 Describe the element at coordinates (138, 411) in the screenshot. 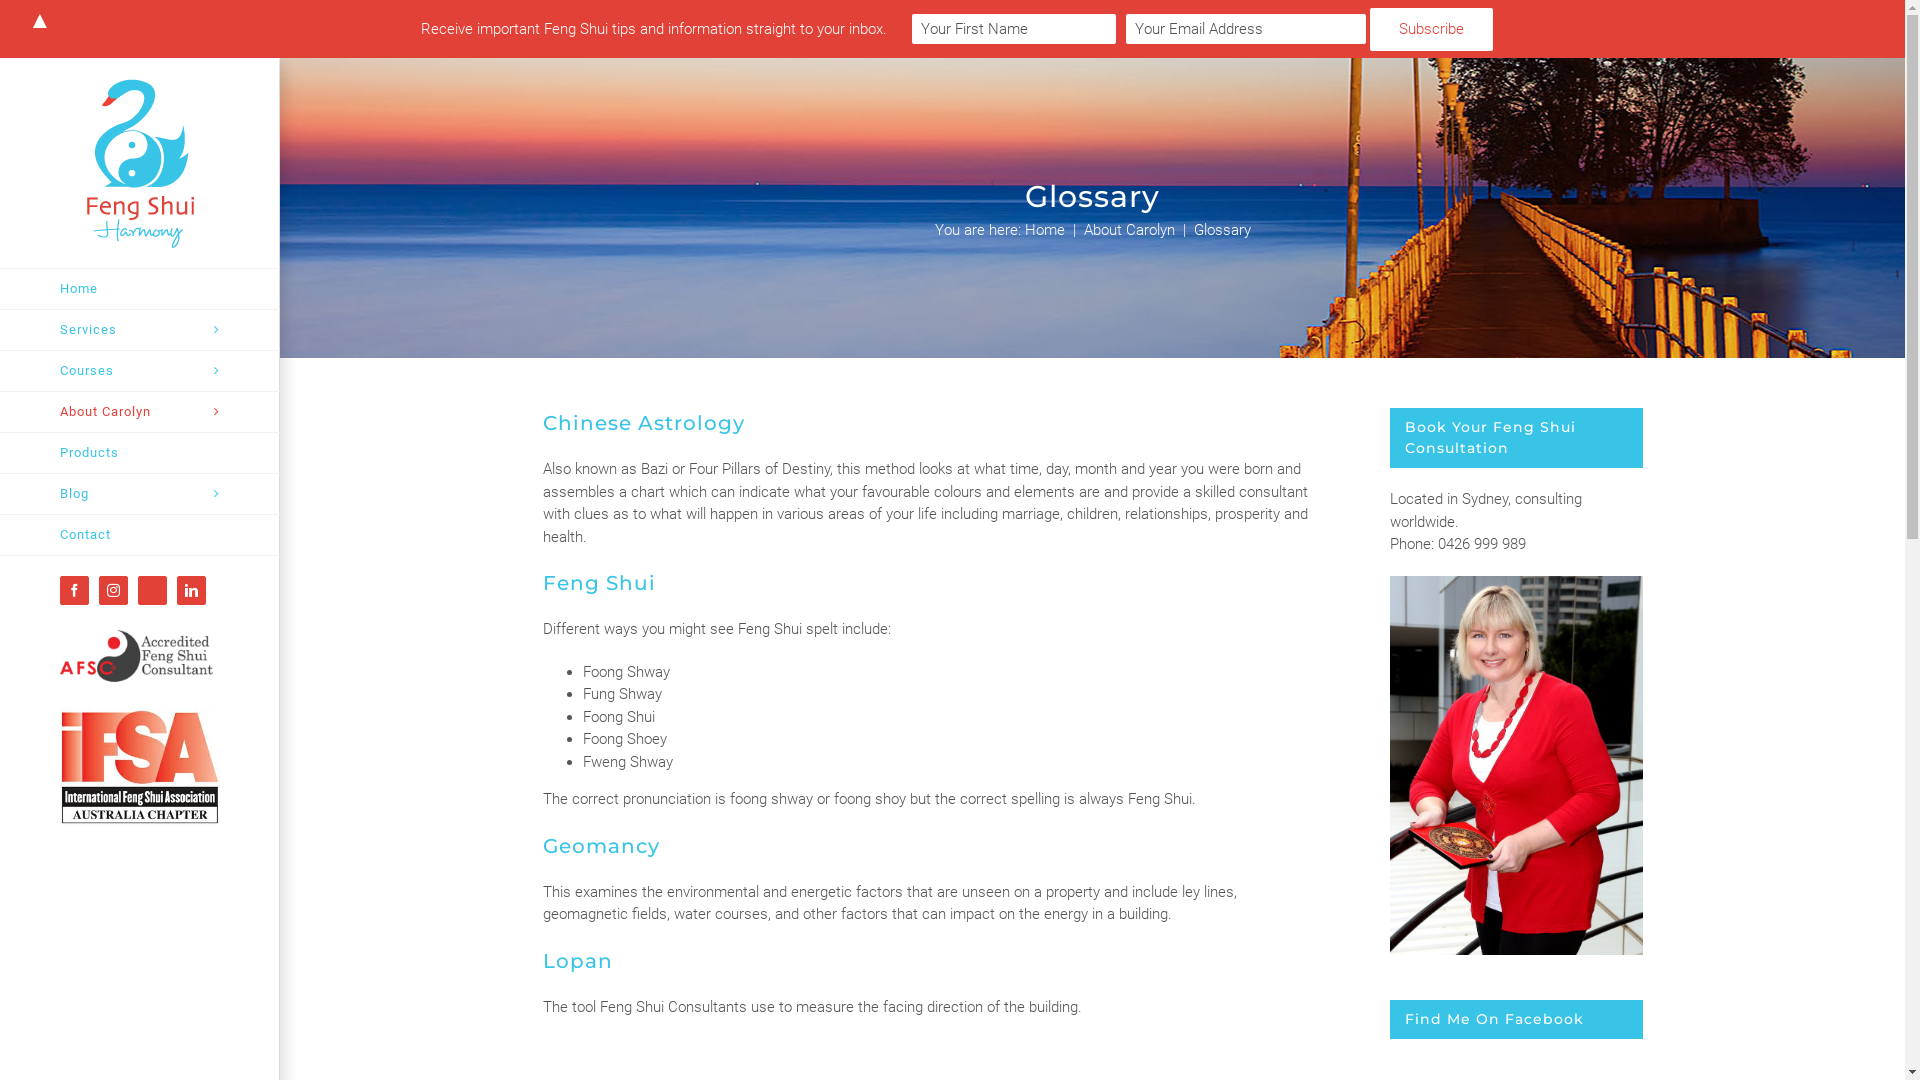

I see `'About Carolyn'` at that location.